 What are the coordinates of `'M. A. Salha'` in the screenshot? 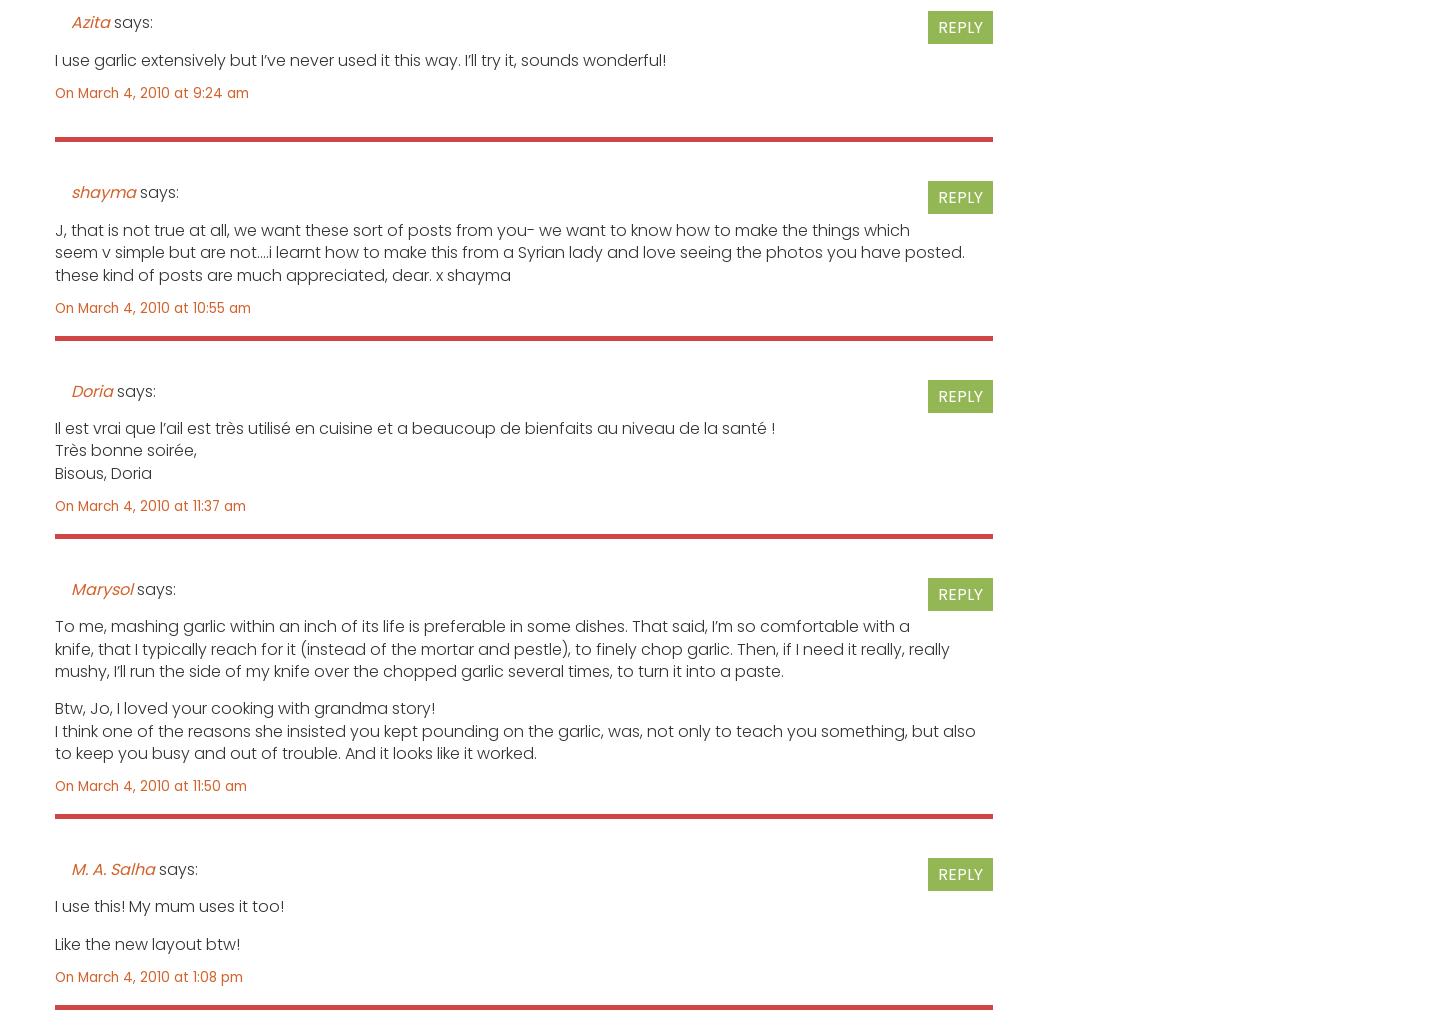 It's located at (112, 869).